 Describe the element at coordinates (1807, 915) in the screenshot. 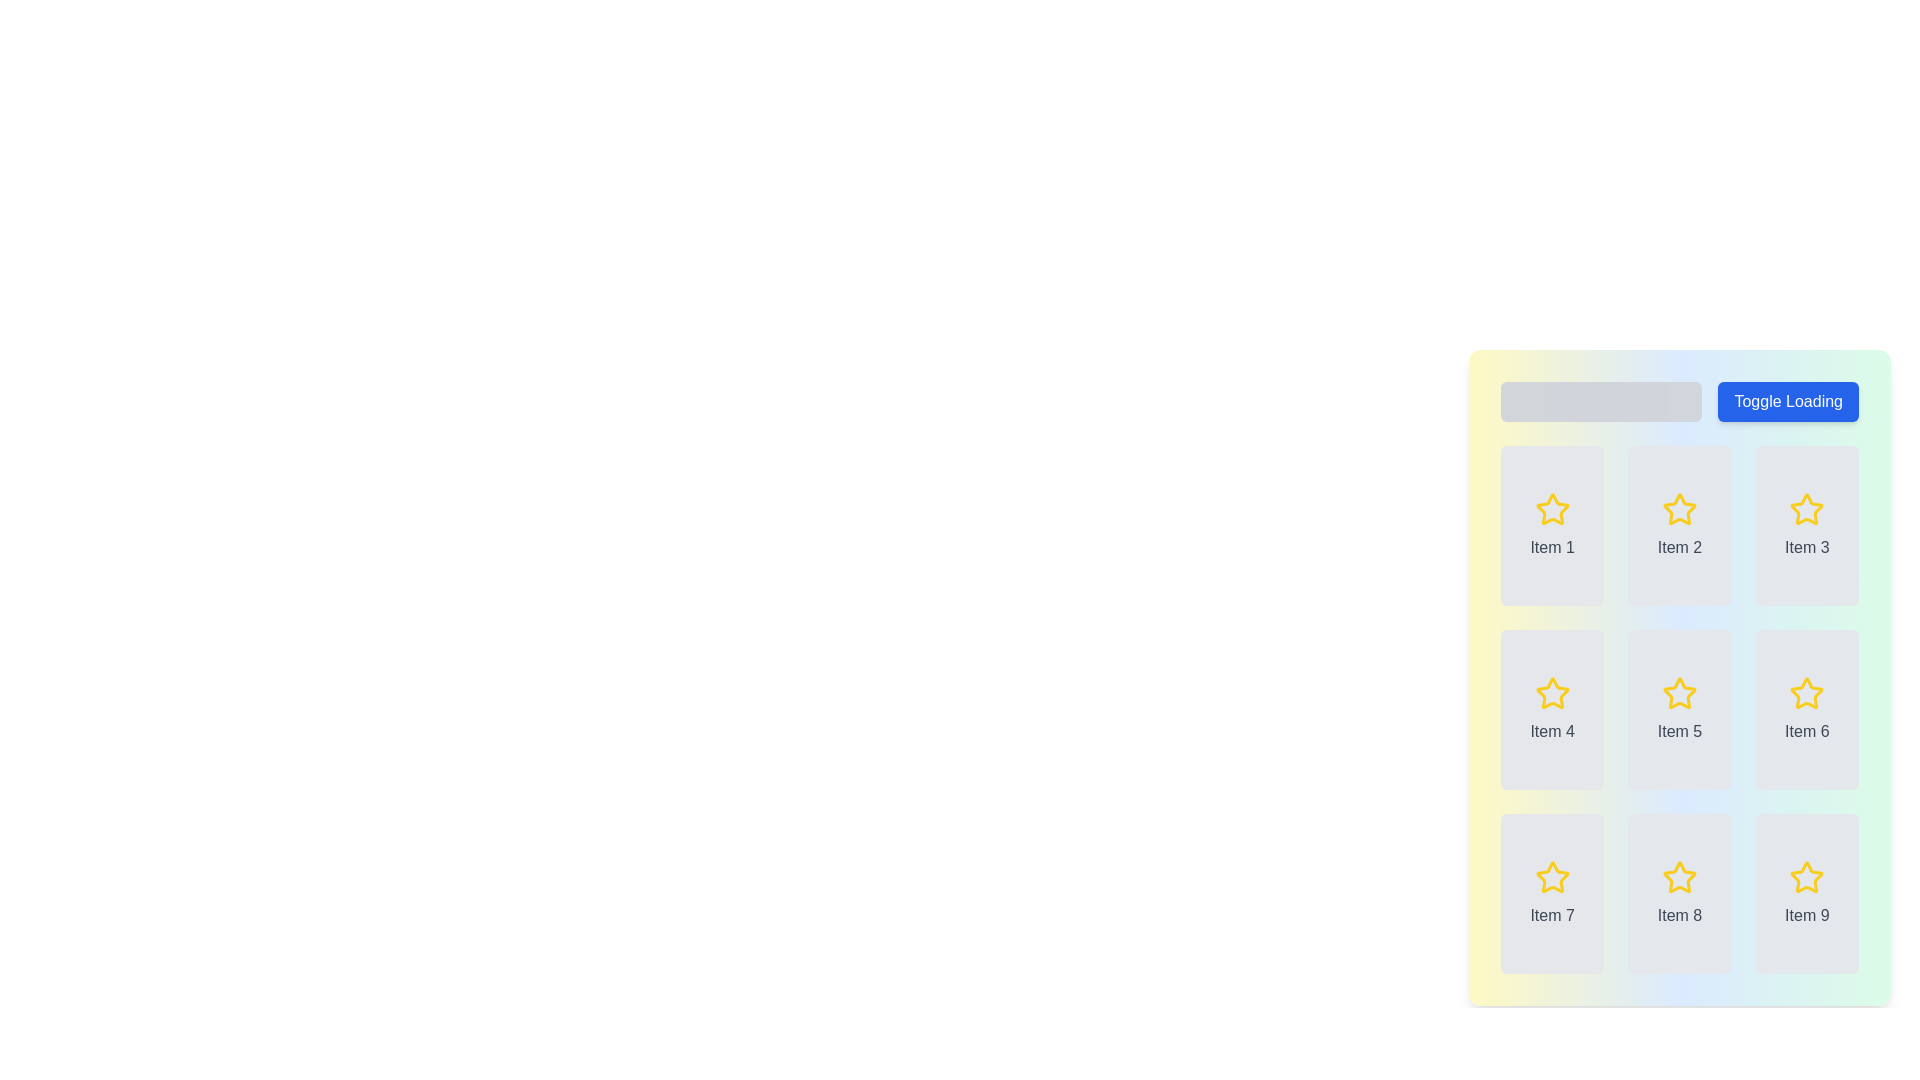

I see `the text label that identifies the item represented by the star icon in the last box of the bottom row` at that location.